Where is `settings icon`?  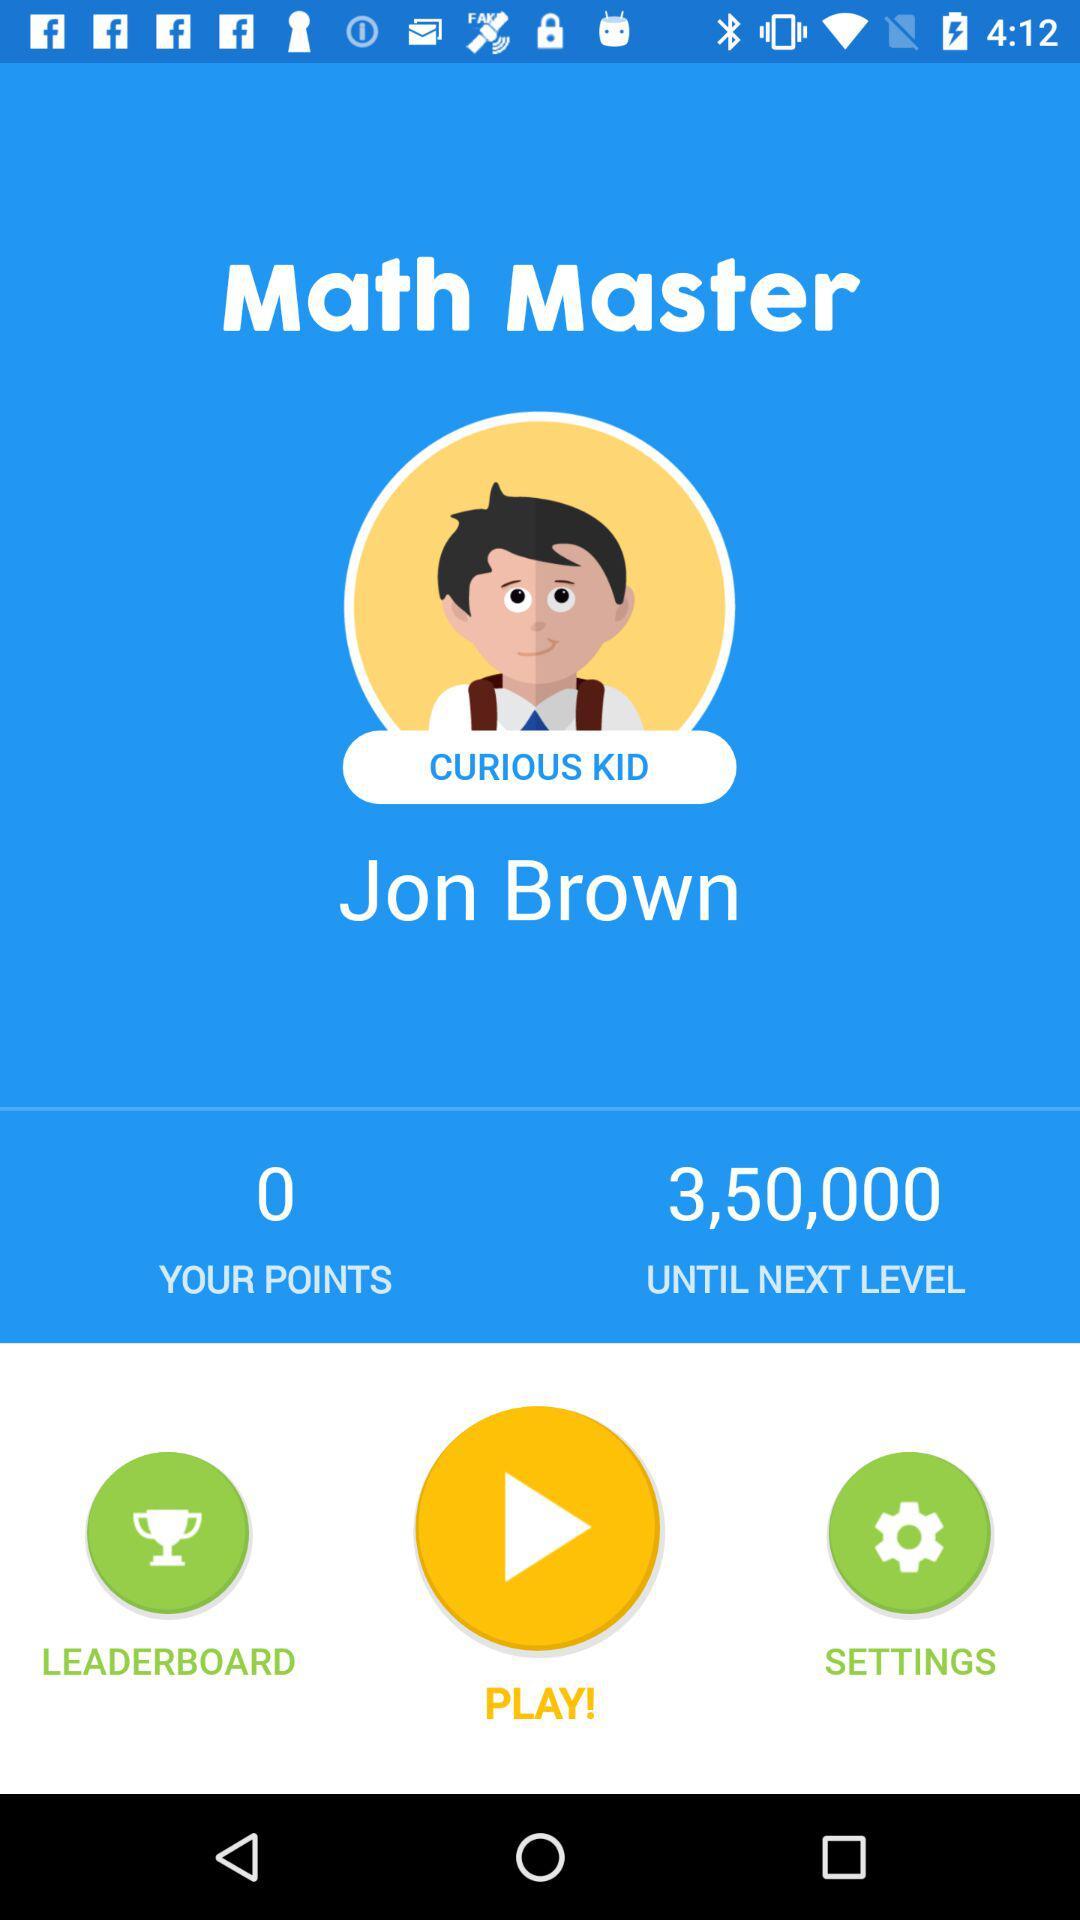
settings icon is located at coordinates (910, 1660).